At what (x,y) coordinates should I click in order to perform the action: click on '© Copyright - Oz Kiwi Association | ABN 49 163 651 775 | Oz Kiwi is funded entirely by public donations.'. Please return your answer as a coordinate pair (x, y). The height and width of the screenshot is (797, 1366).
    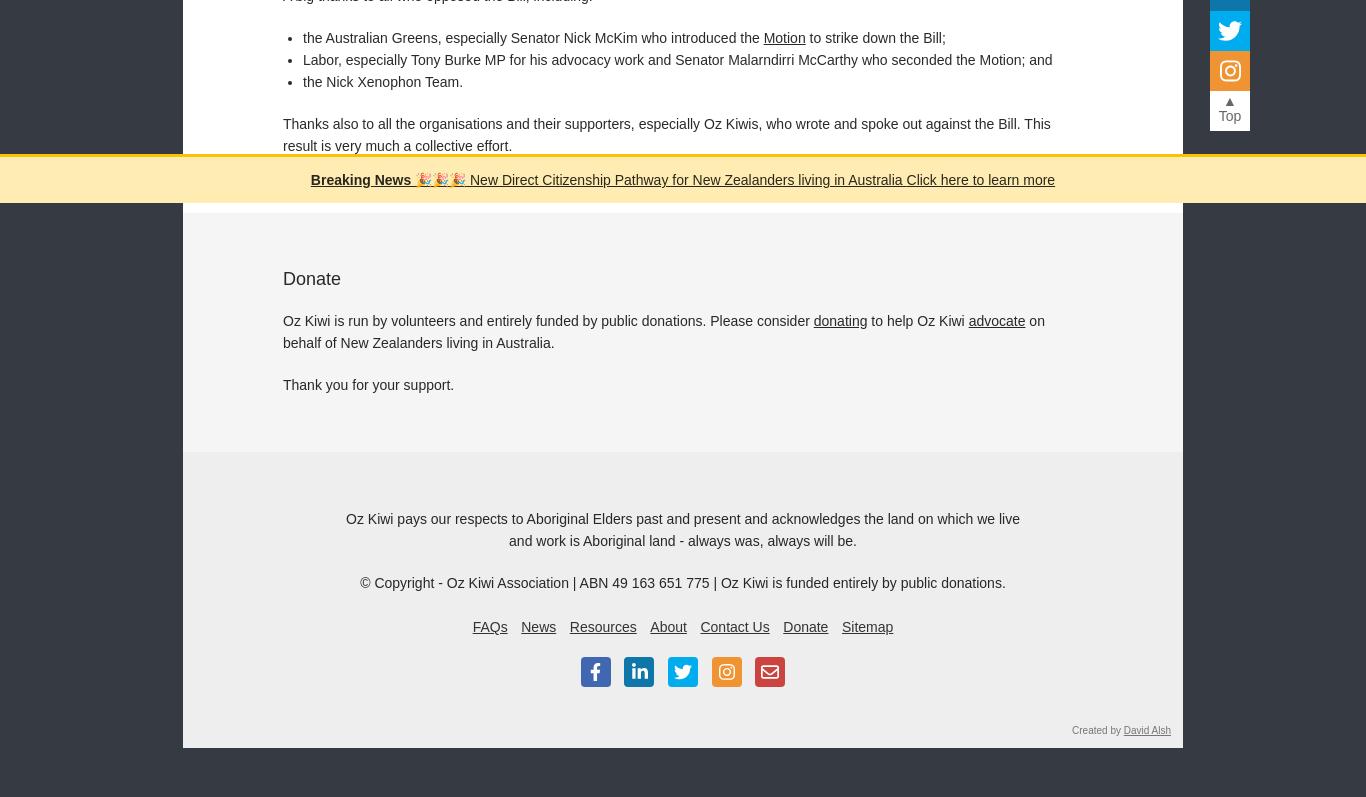
    Looking at the image, I should click on (358, 580).